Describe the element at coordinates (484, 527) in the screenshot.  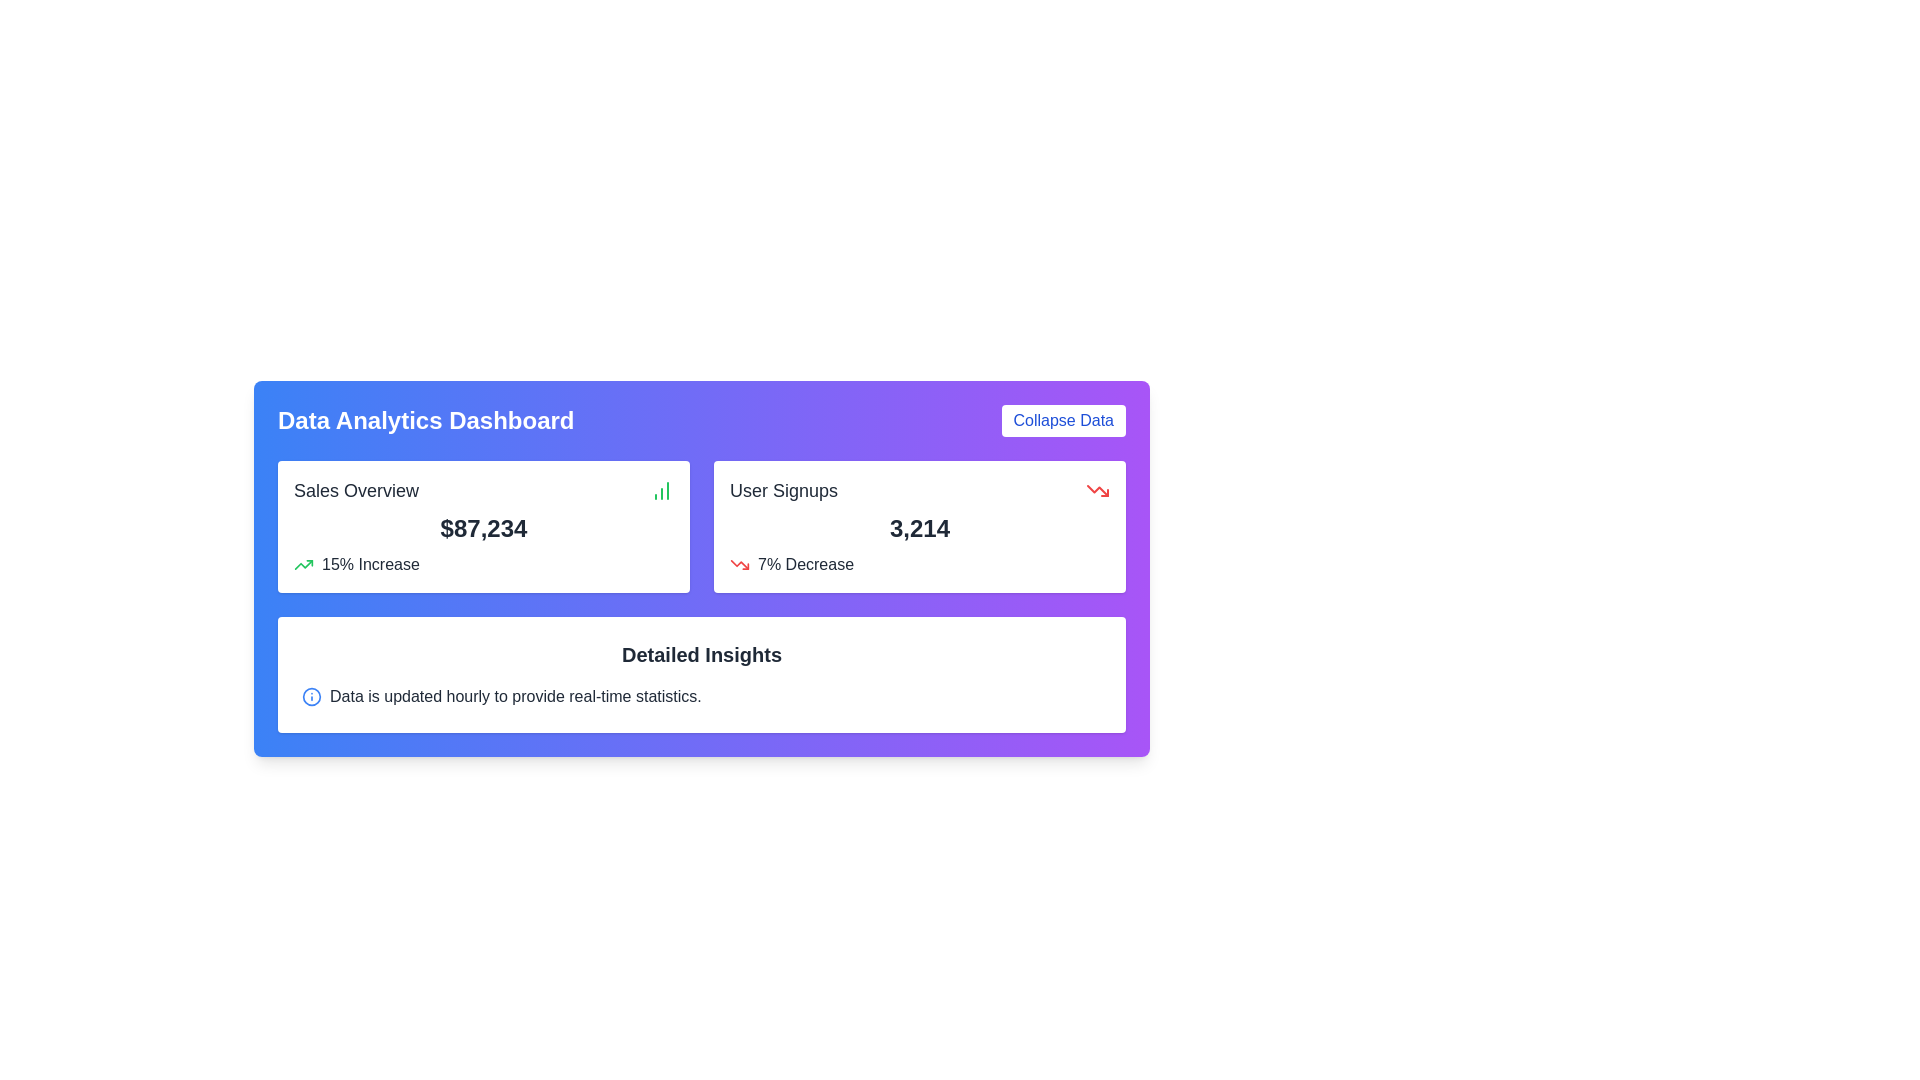
I see `the bold numeric value '$87,234' displayed in the 'Sales Overview' card, located centrally below the section header` at that location.